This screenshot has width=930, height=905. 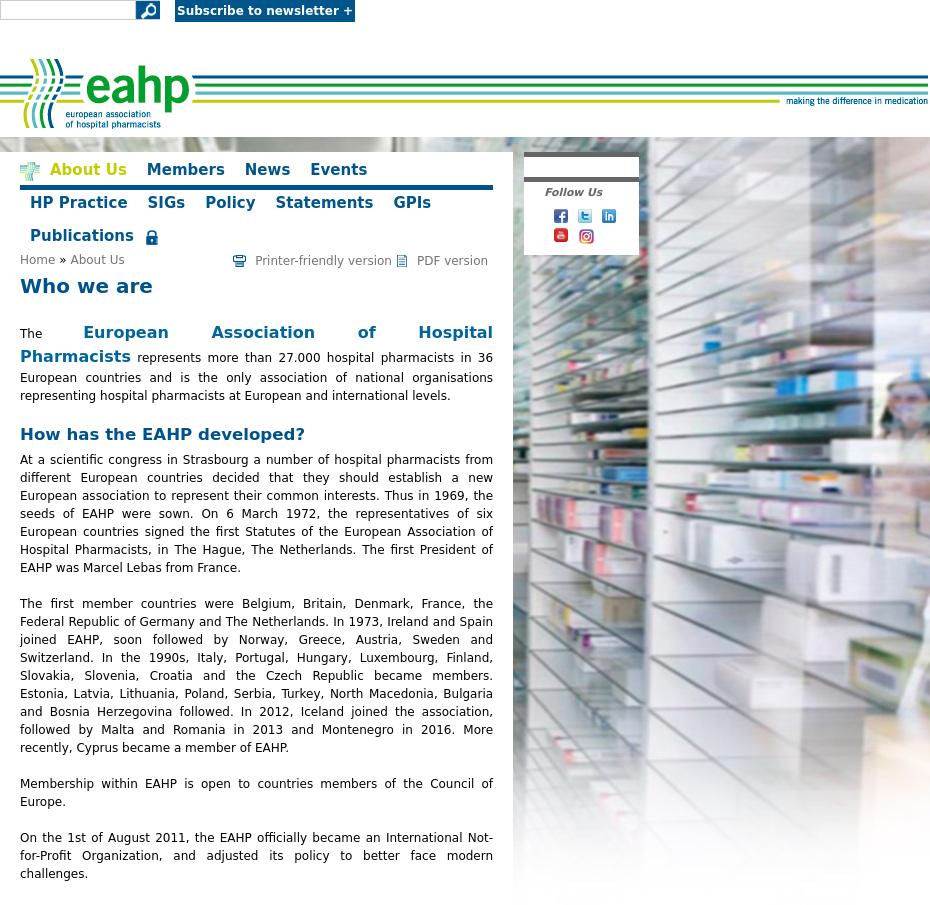 What do you see at coordinates (175, 10) in the screenshot?
I see `'Subscribe to newsletter +'` at bounding box center [175, 10].